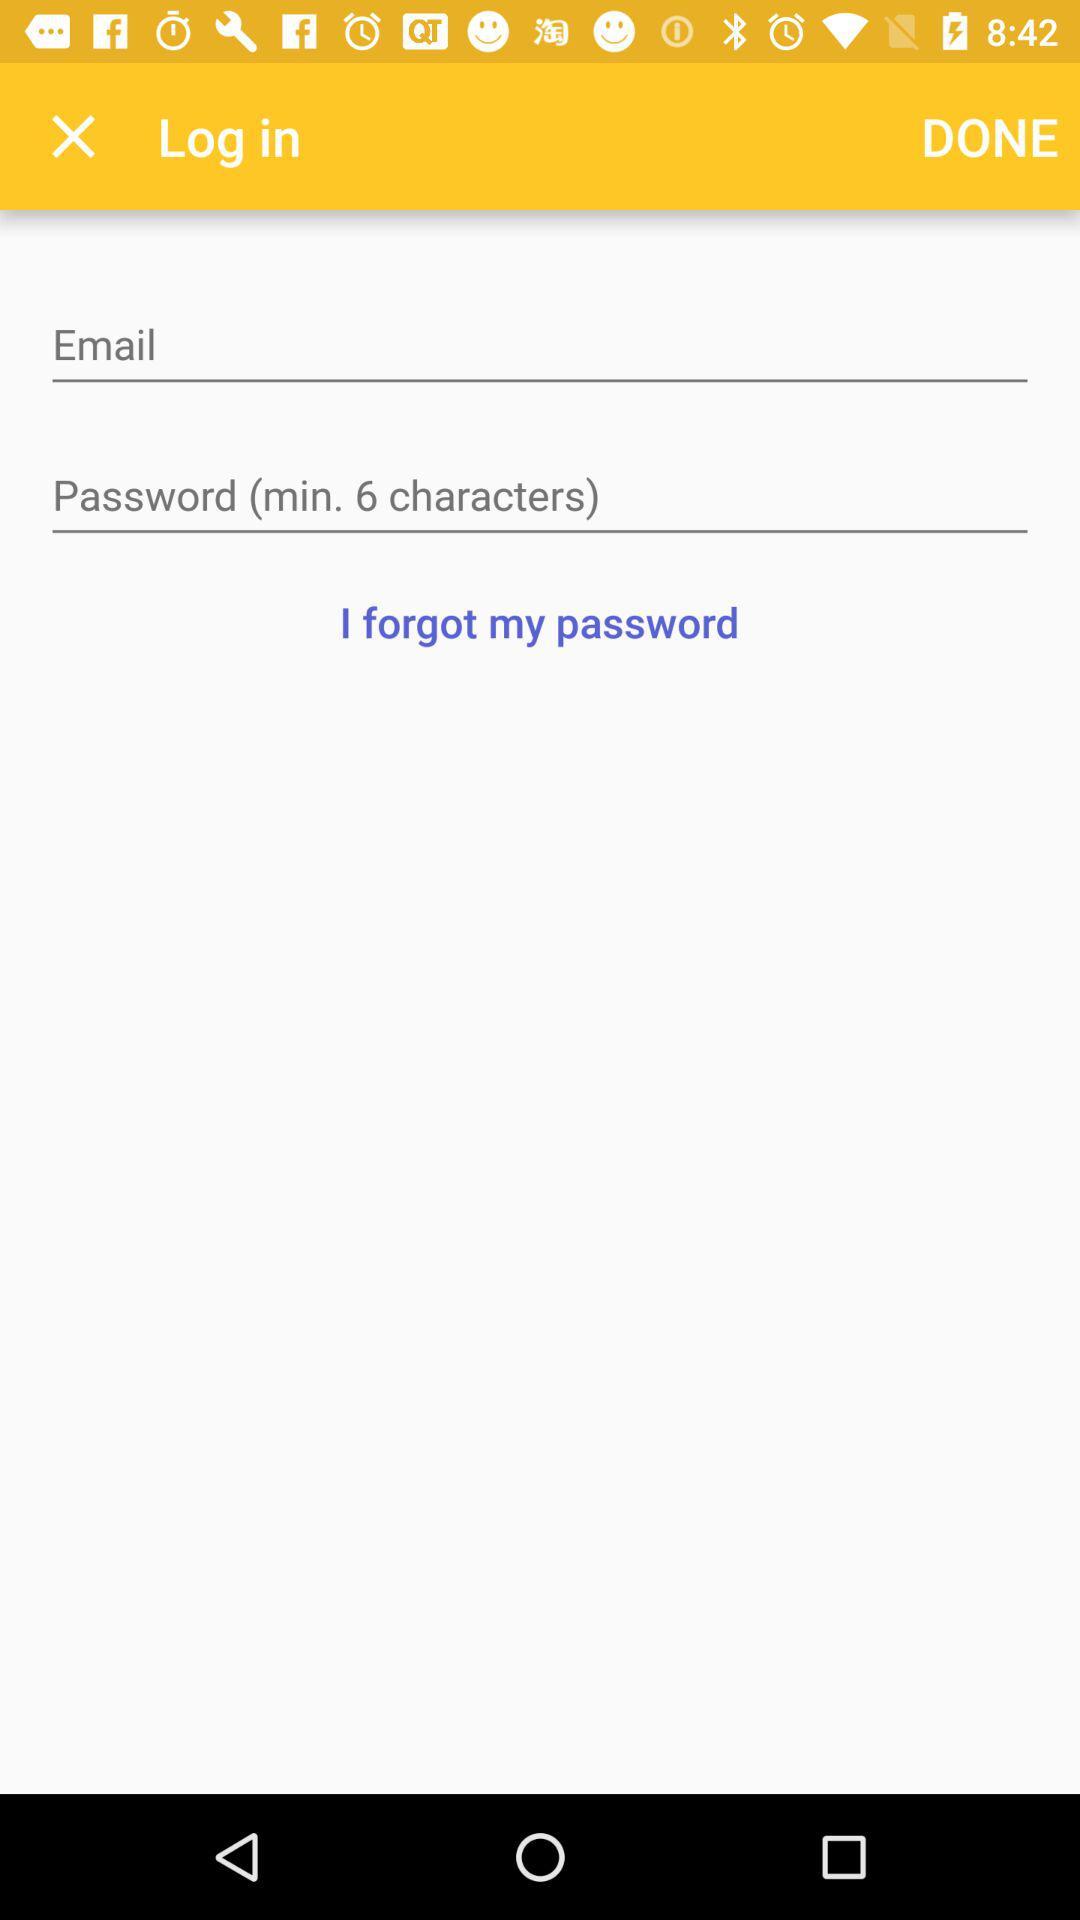  Describe the element at coordinates (990, 135) in the screenshot. I see `the item to the right of log in app` at that location.